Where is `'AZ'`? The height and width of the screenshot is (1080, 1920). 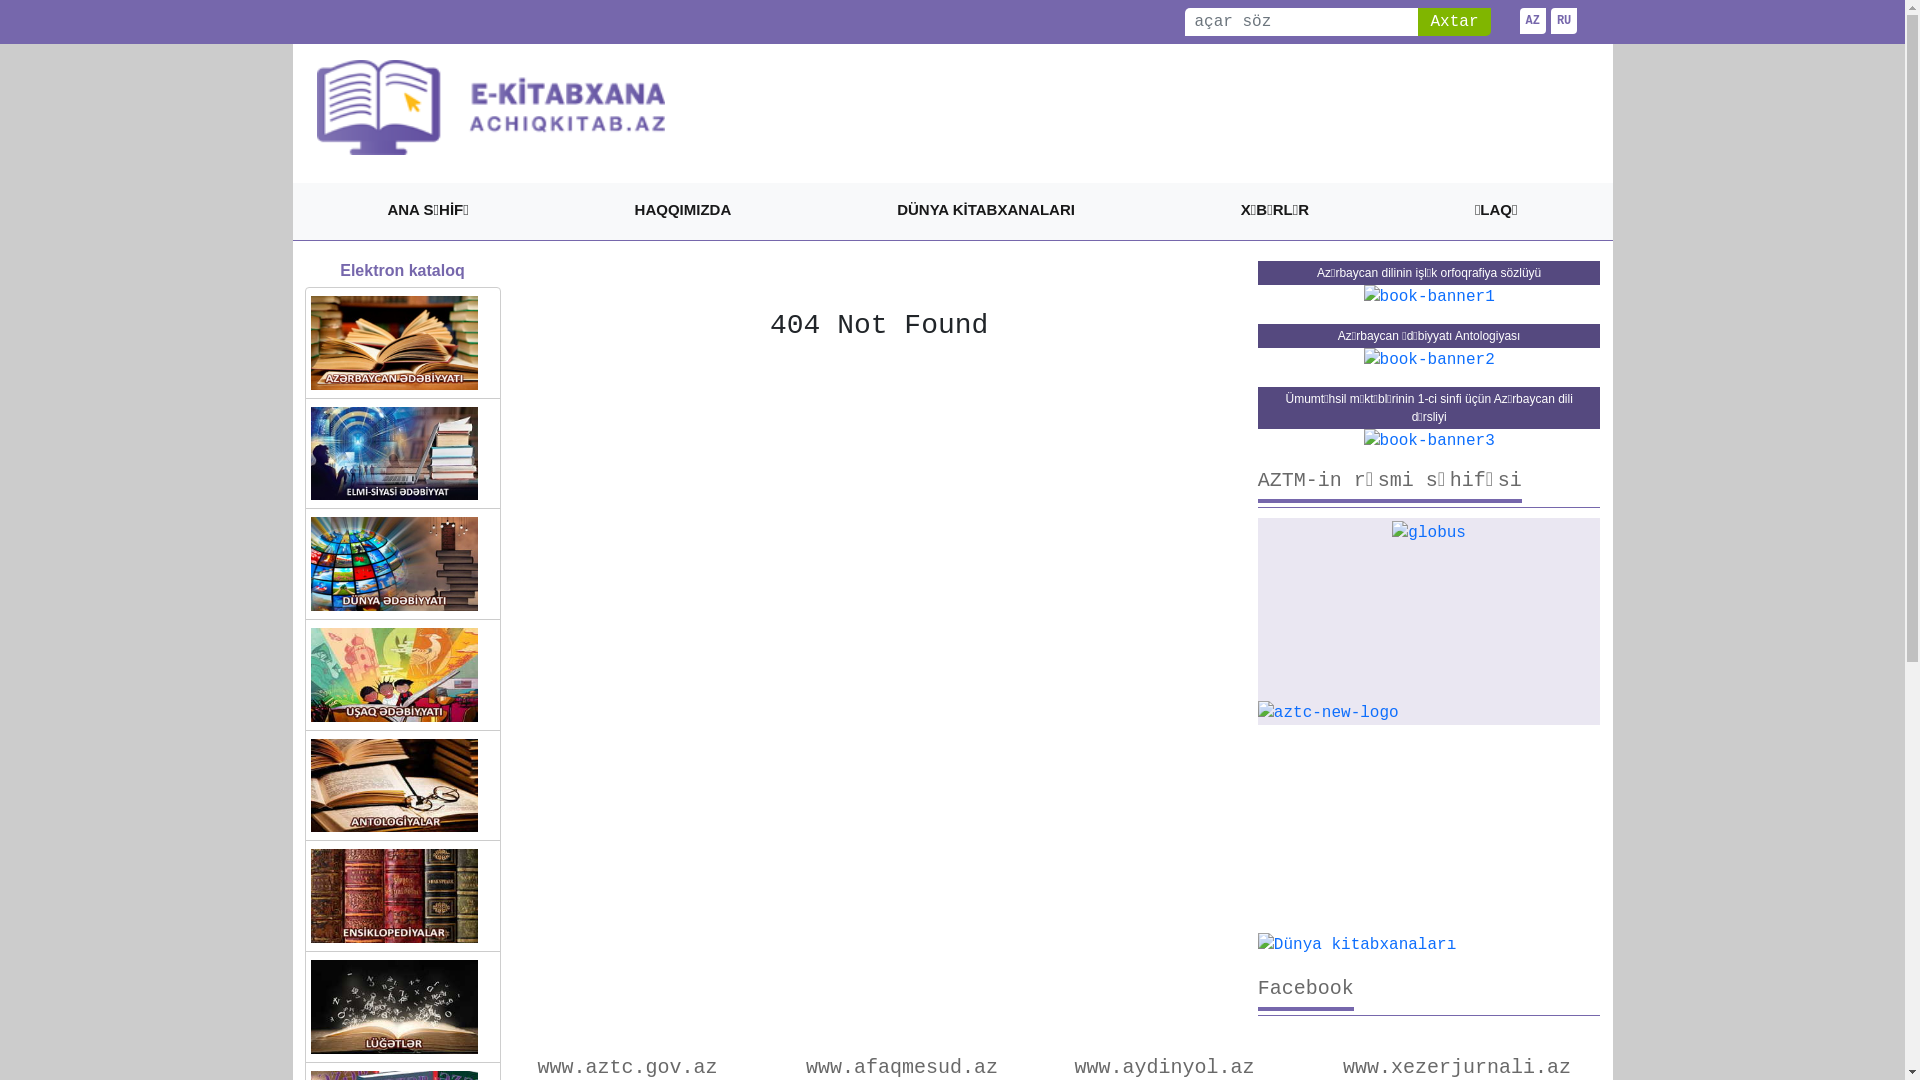 'AZ' is located at coordinates (1520, 20).